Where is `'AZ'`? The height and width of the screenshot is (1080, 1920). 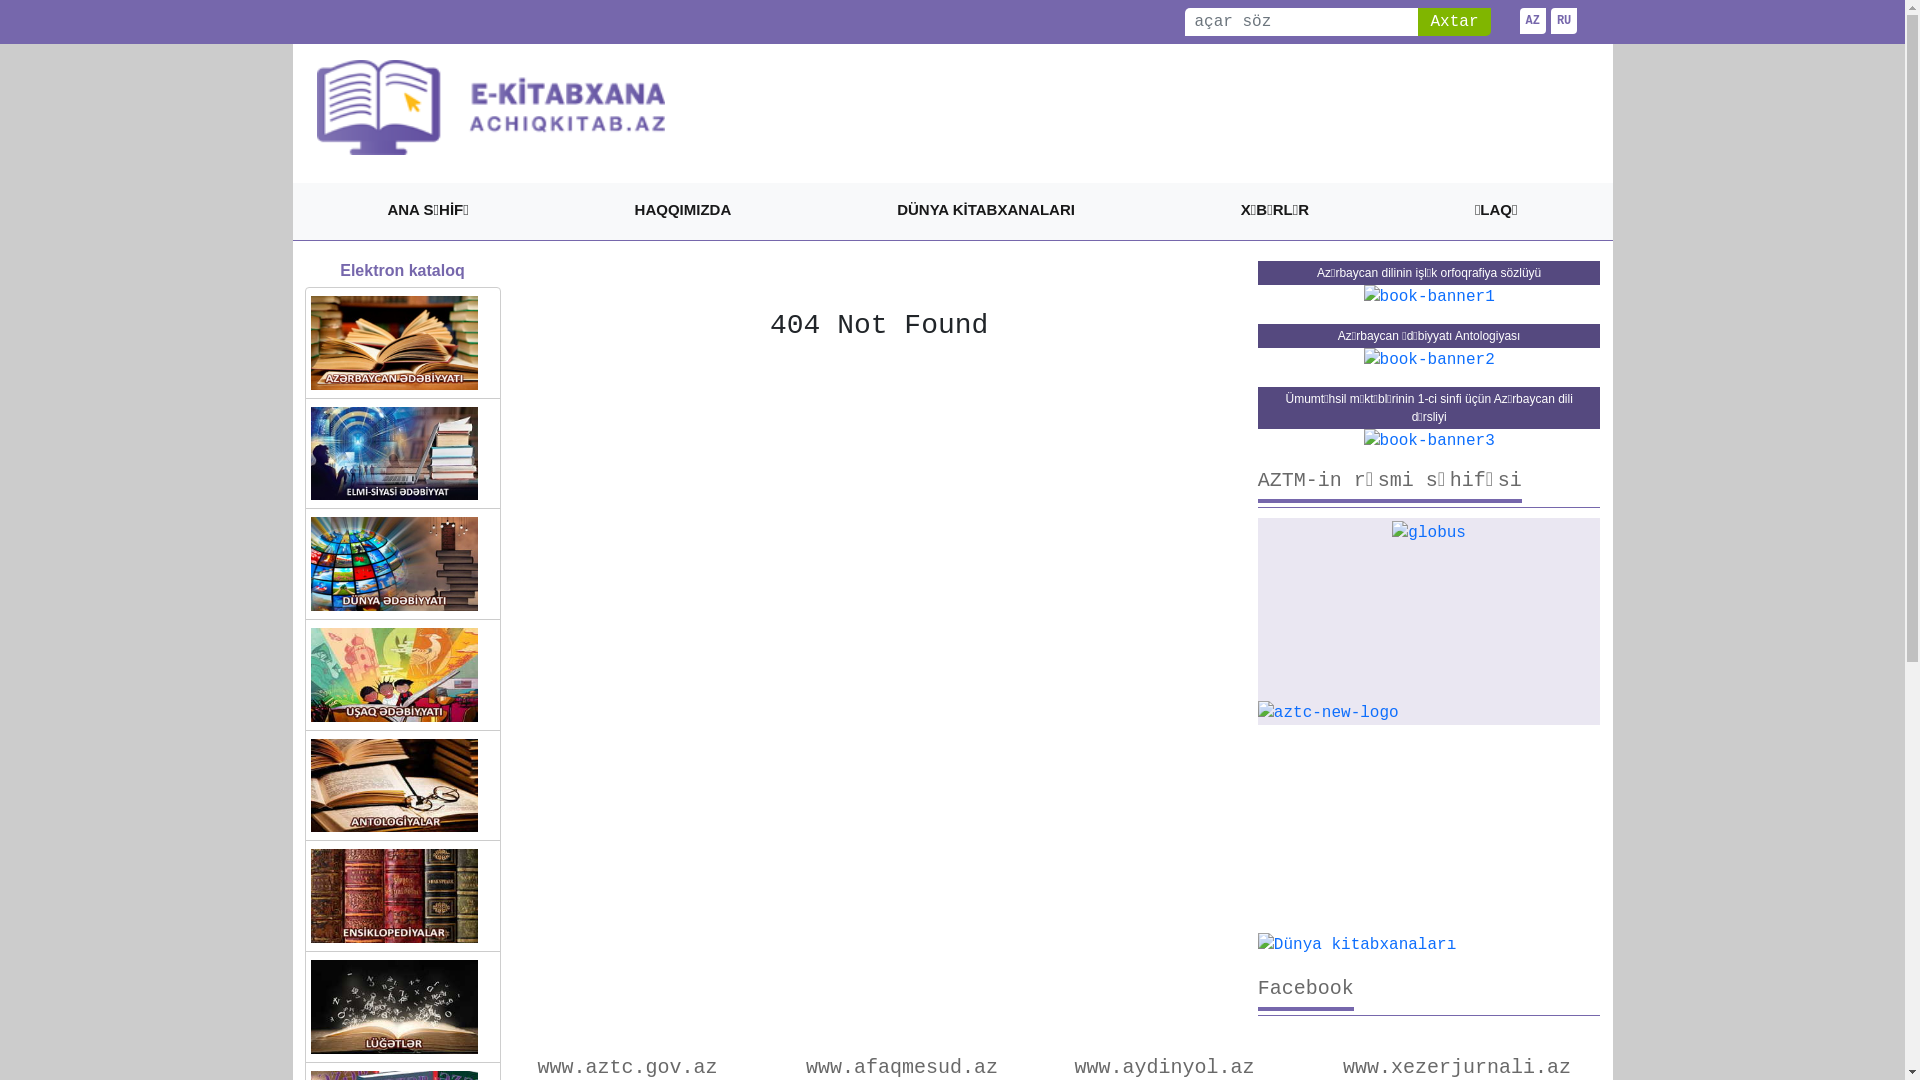 'AZ' is located at coordinates (1520, 20).